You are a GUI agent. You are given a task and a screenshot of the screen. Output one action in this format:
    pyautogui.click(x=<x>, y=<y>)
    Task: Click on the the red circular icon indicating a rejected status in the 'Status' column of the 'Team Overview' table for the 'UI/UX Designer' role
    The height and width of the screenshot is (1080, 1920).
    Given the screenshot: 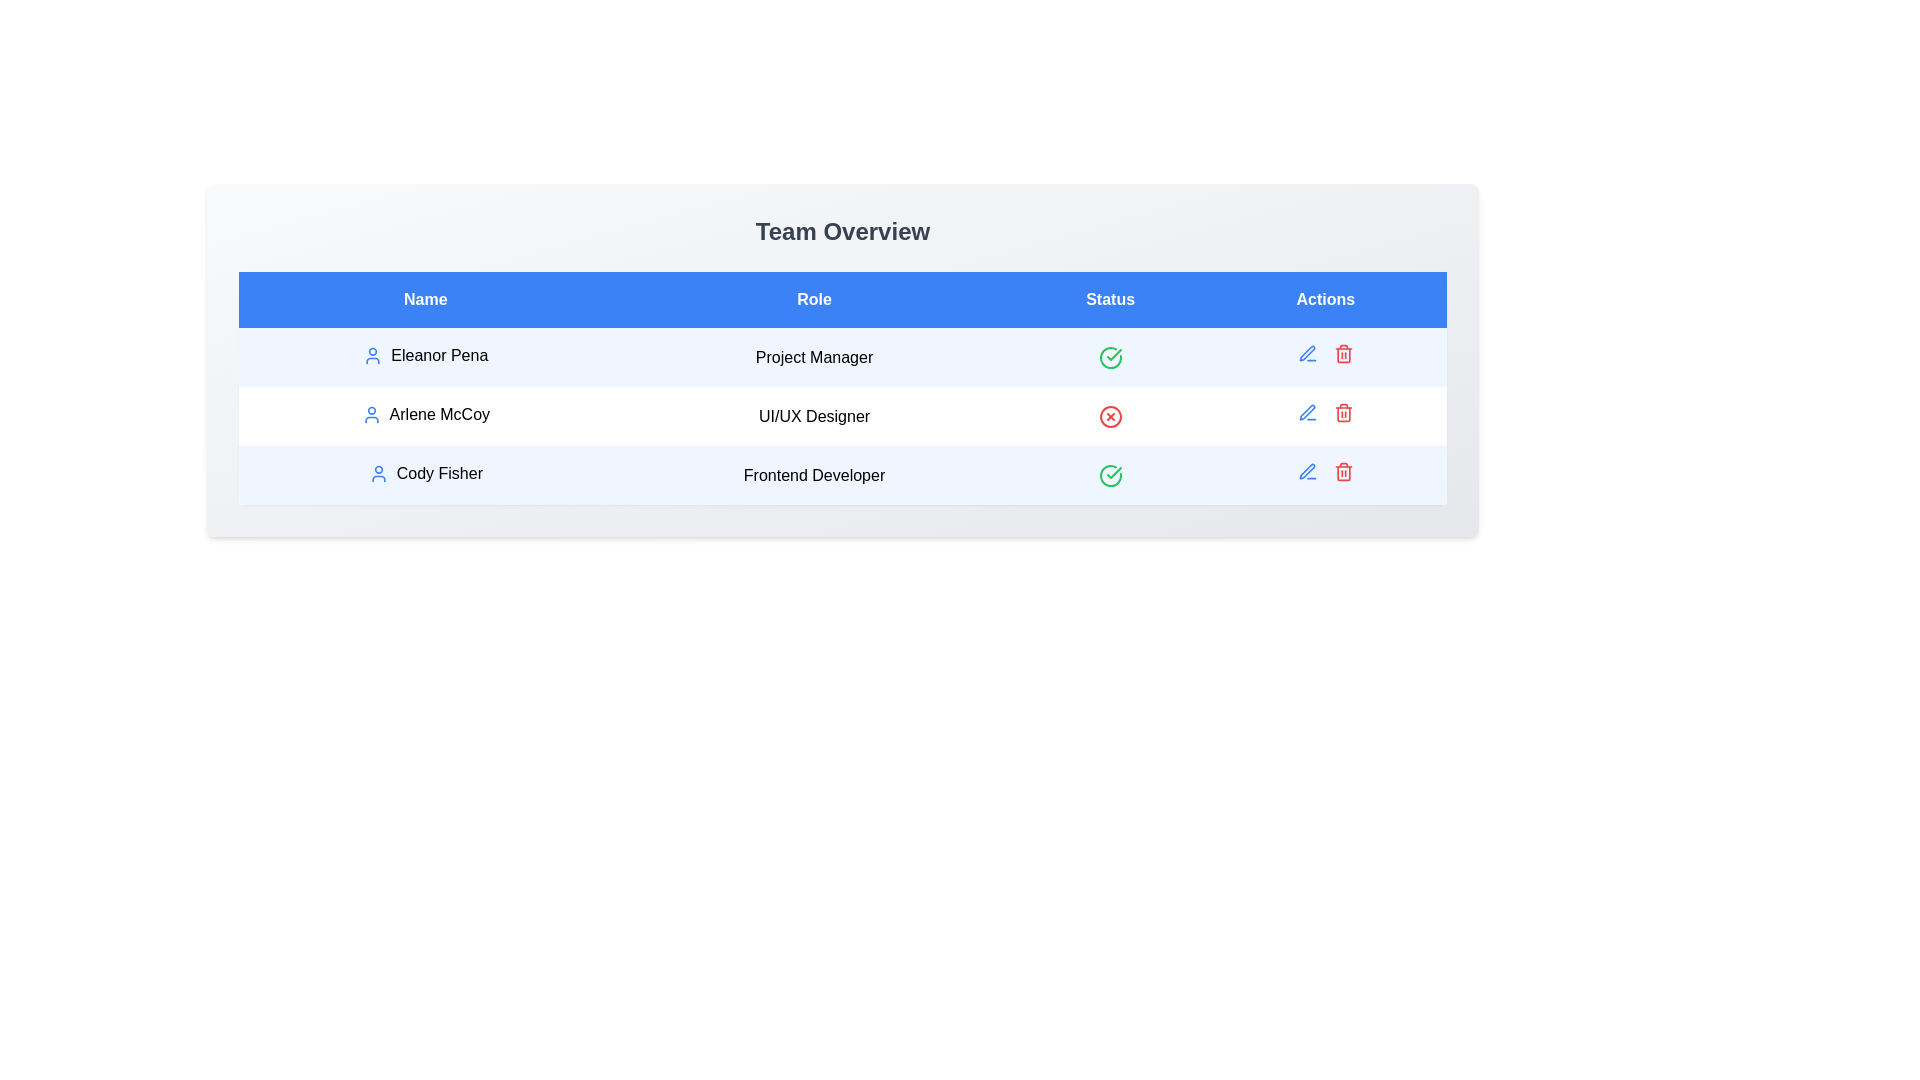 What is the action you would take?
    pyautogui.click(x=1109, y=415)
    